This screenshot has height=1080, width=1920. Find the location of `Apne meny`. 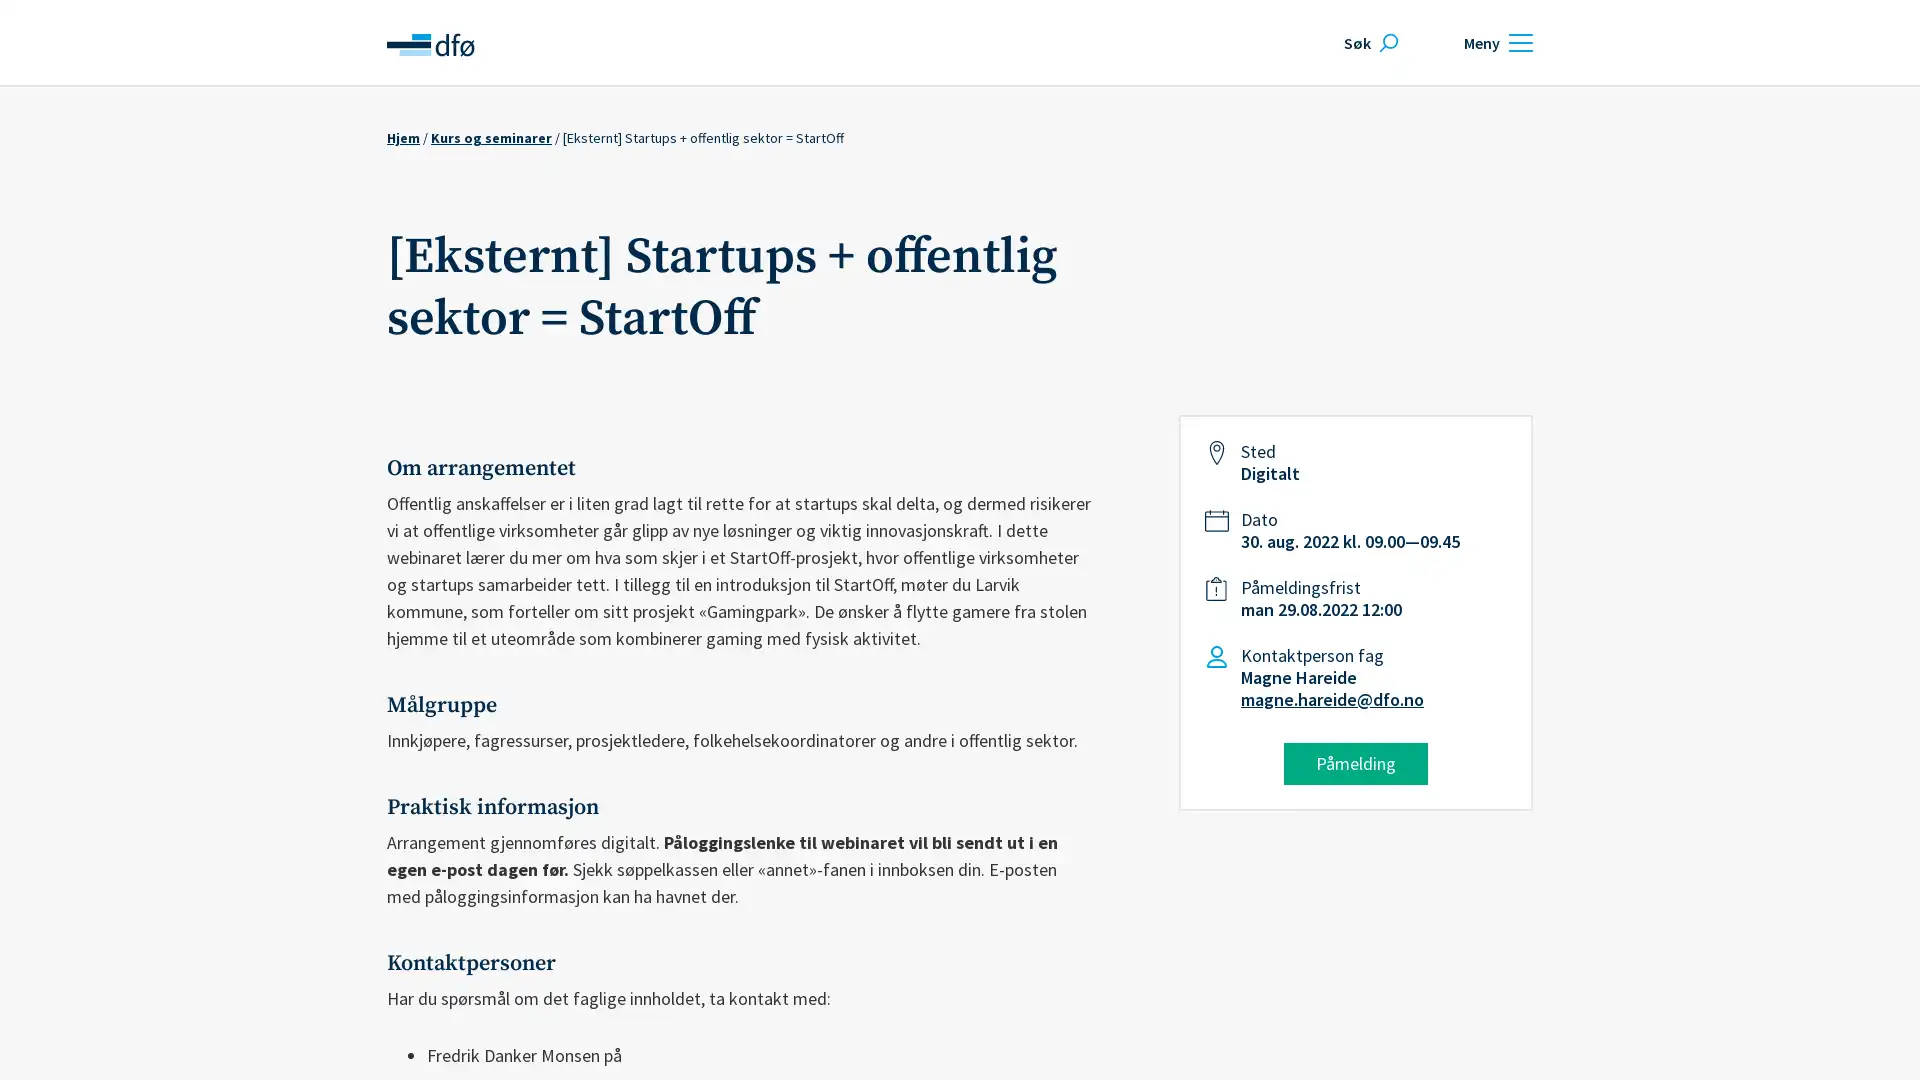

Apne meny is located at coordinates (1495, 42).